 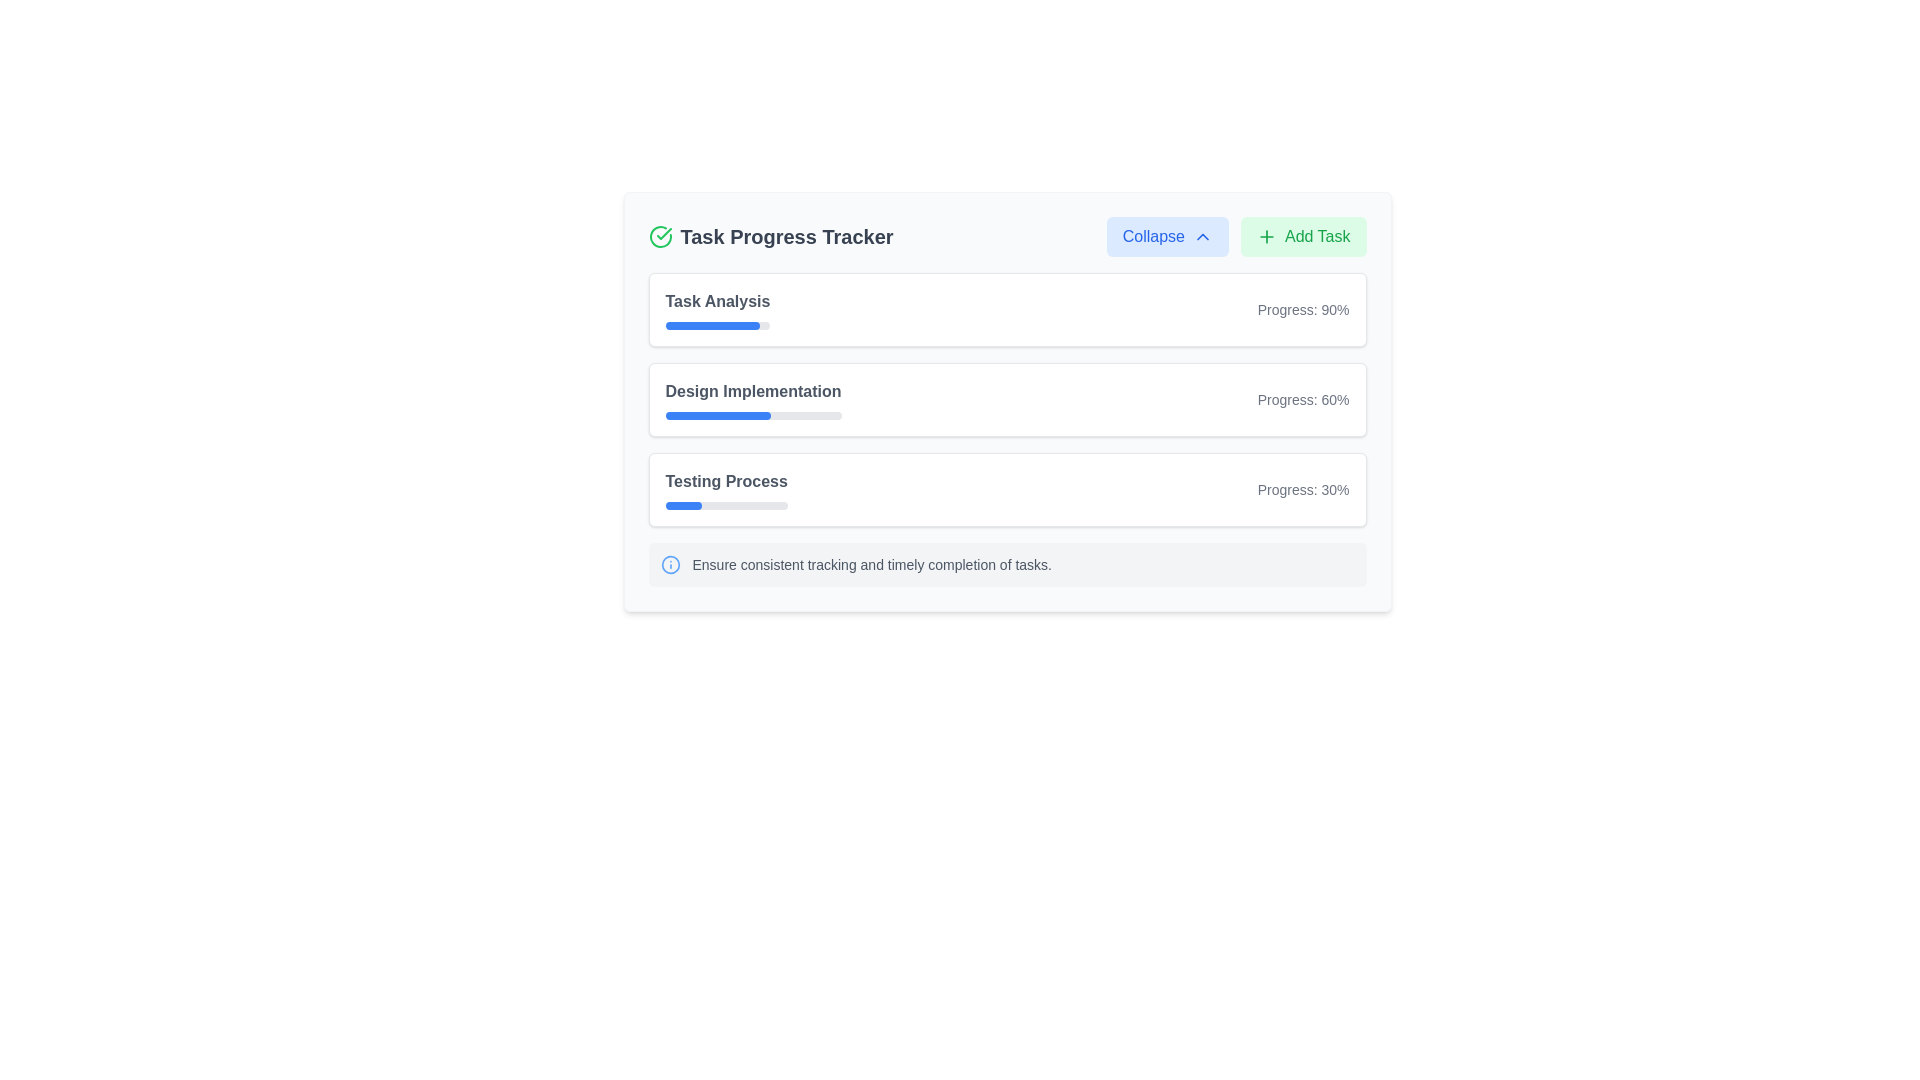 What do you see at coordinates (1303, 400) in the screenshot?
I see `the text label displaying 'Progress: 60%' which is styled in light gray and positioned on the right side of the 'Design Implementation' card layout, above the progress bar` at bounding box center [1303, 400].